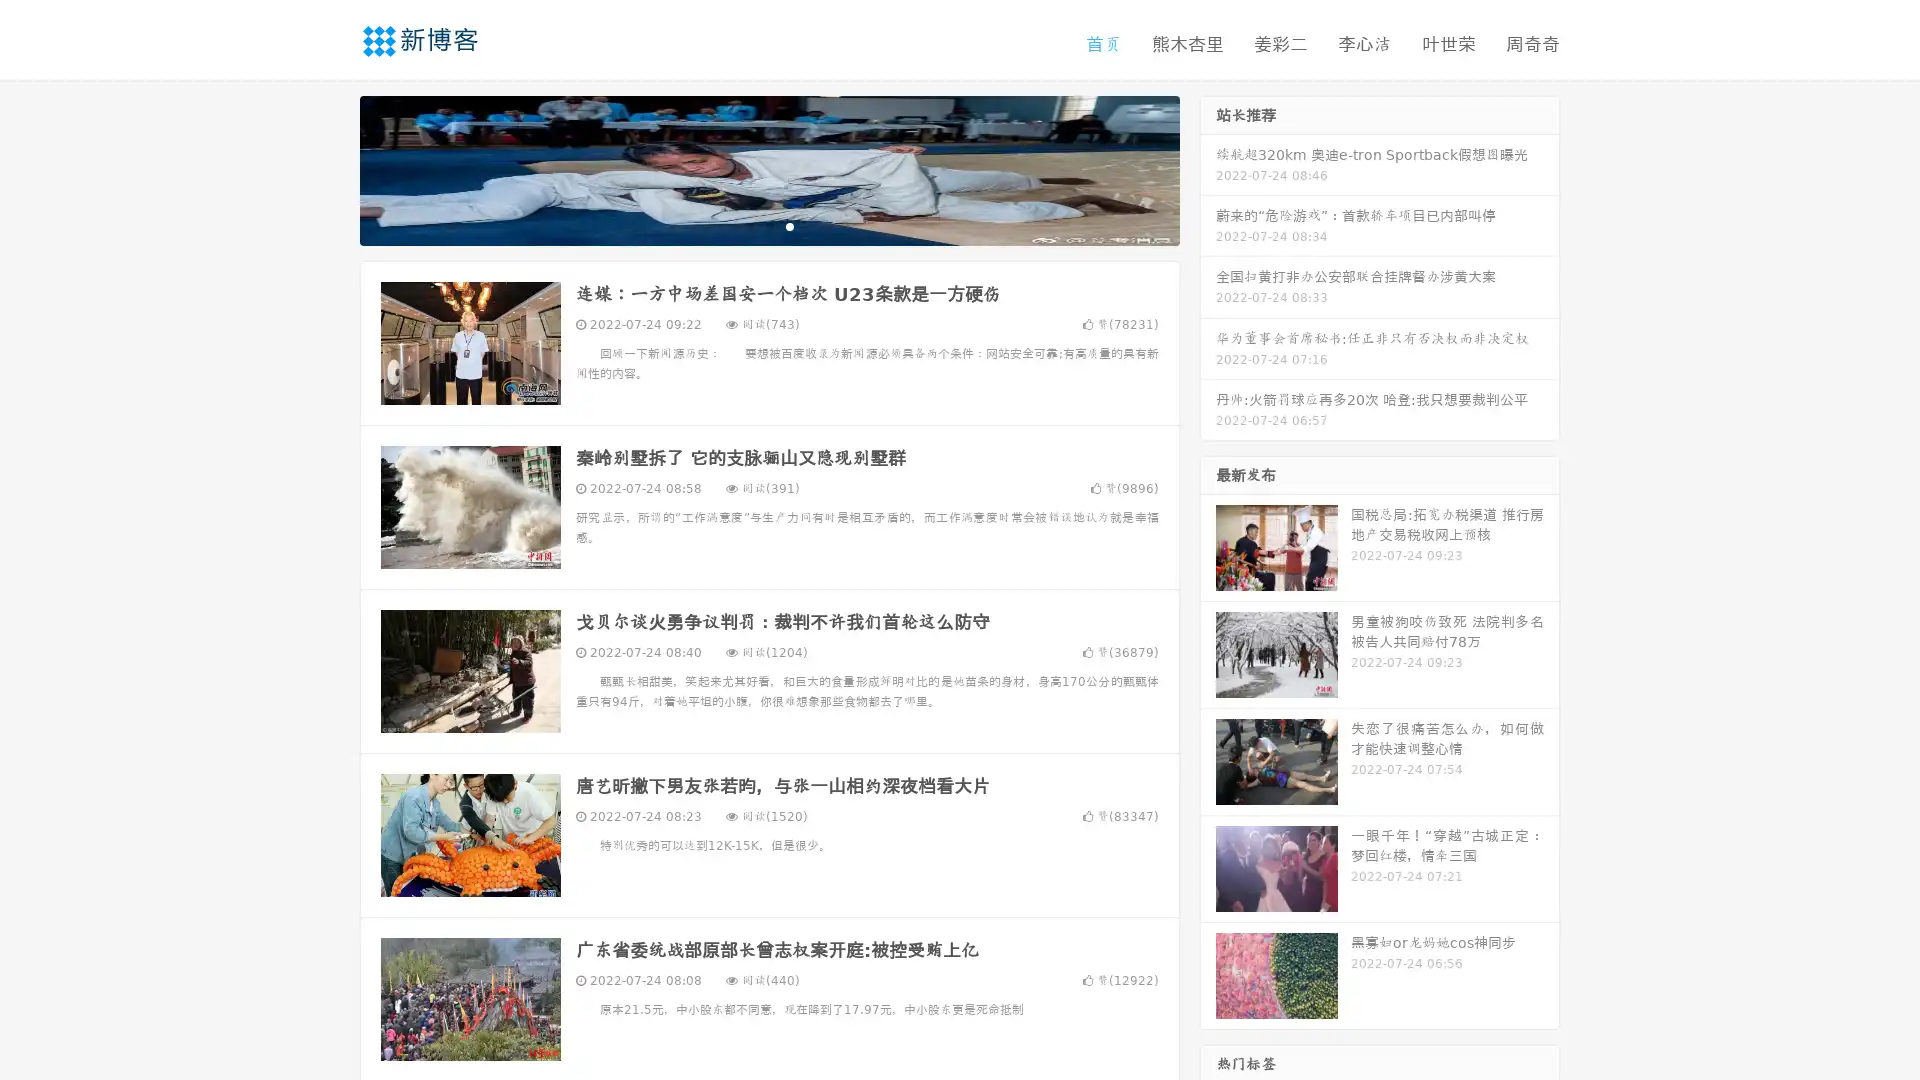 The width and height of the screenshot is (1920, 1080). Describe the element at coordinates (330, 168) in the screenshot. I see `Previous slide` at that location.